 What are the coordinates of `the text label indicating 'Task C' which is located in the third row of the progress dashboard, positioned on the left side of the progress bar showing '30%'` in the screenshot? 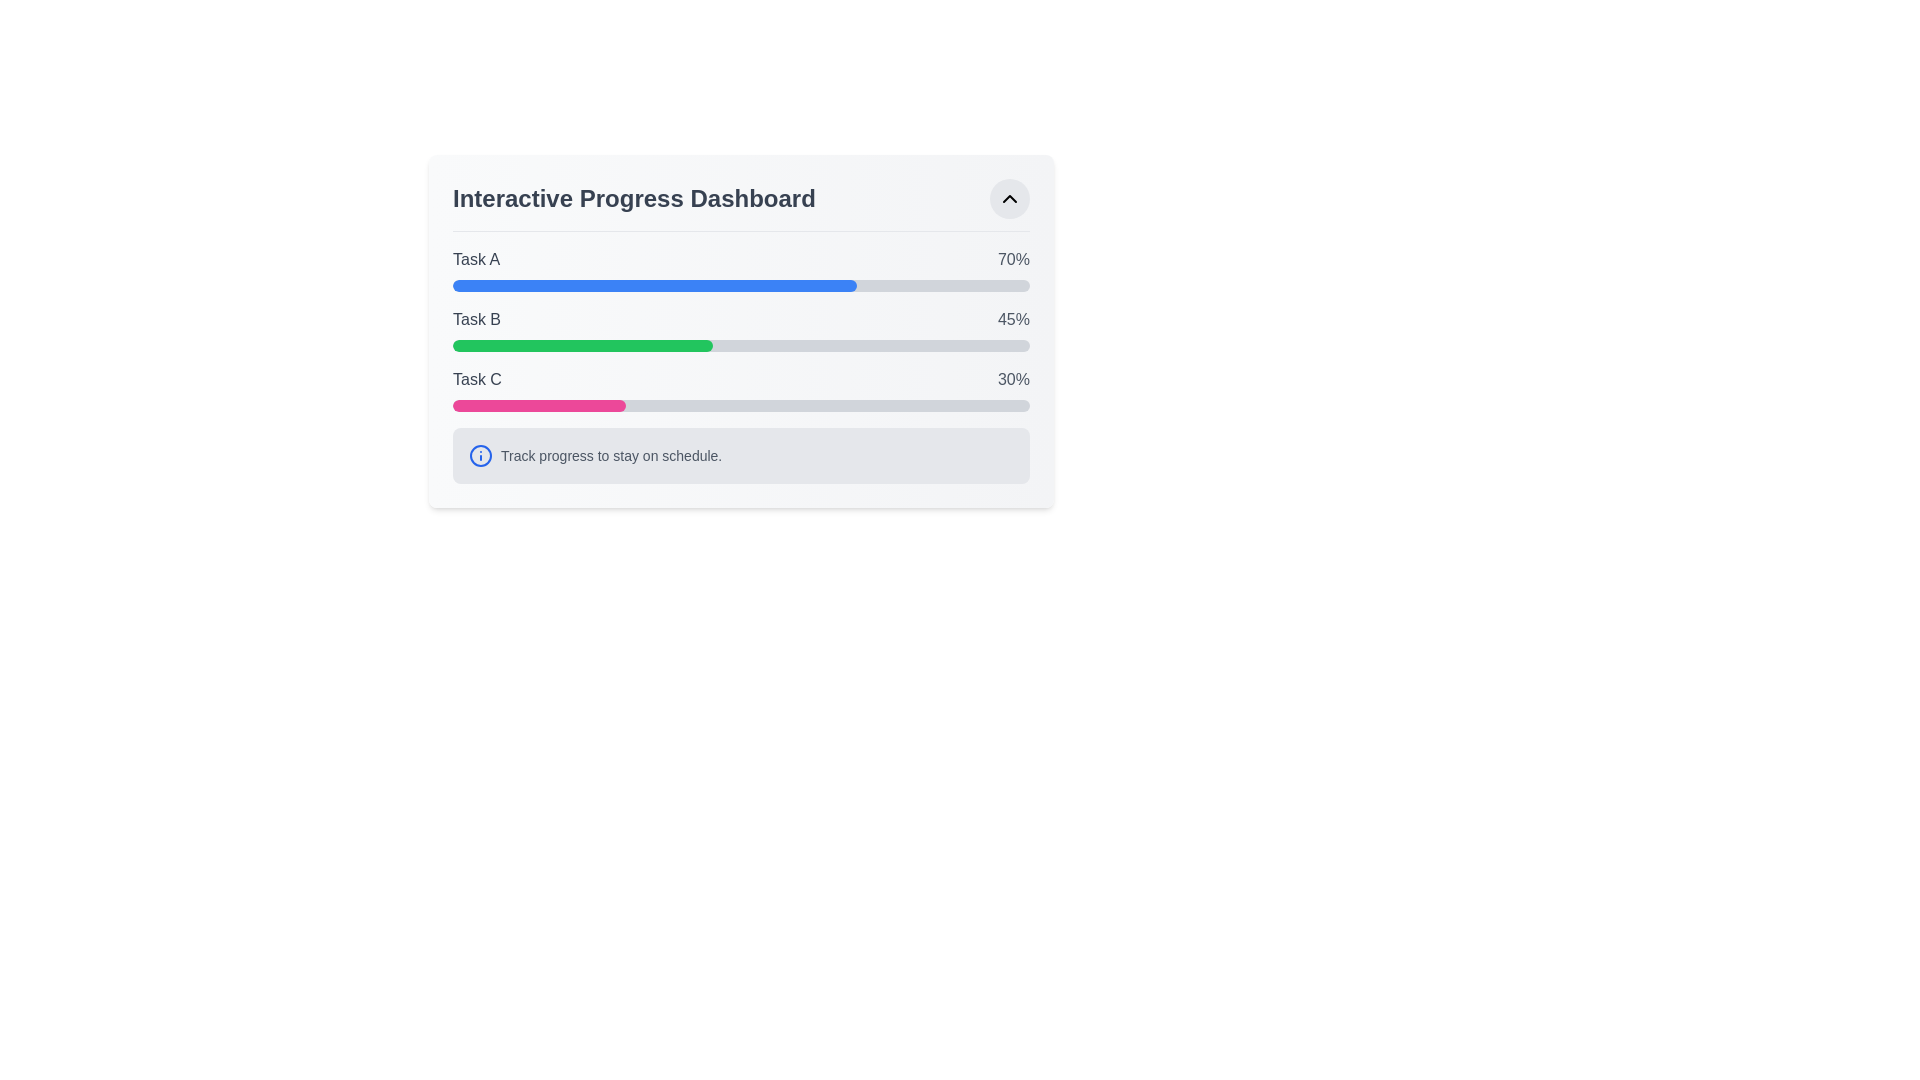 It's located at (476, 380).